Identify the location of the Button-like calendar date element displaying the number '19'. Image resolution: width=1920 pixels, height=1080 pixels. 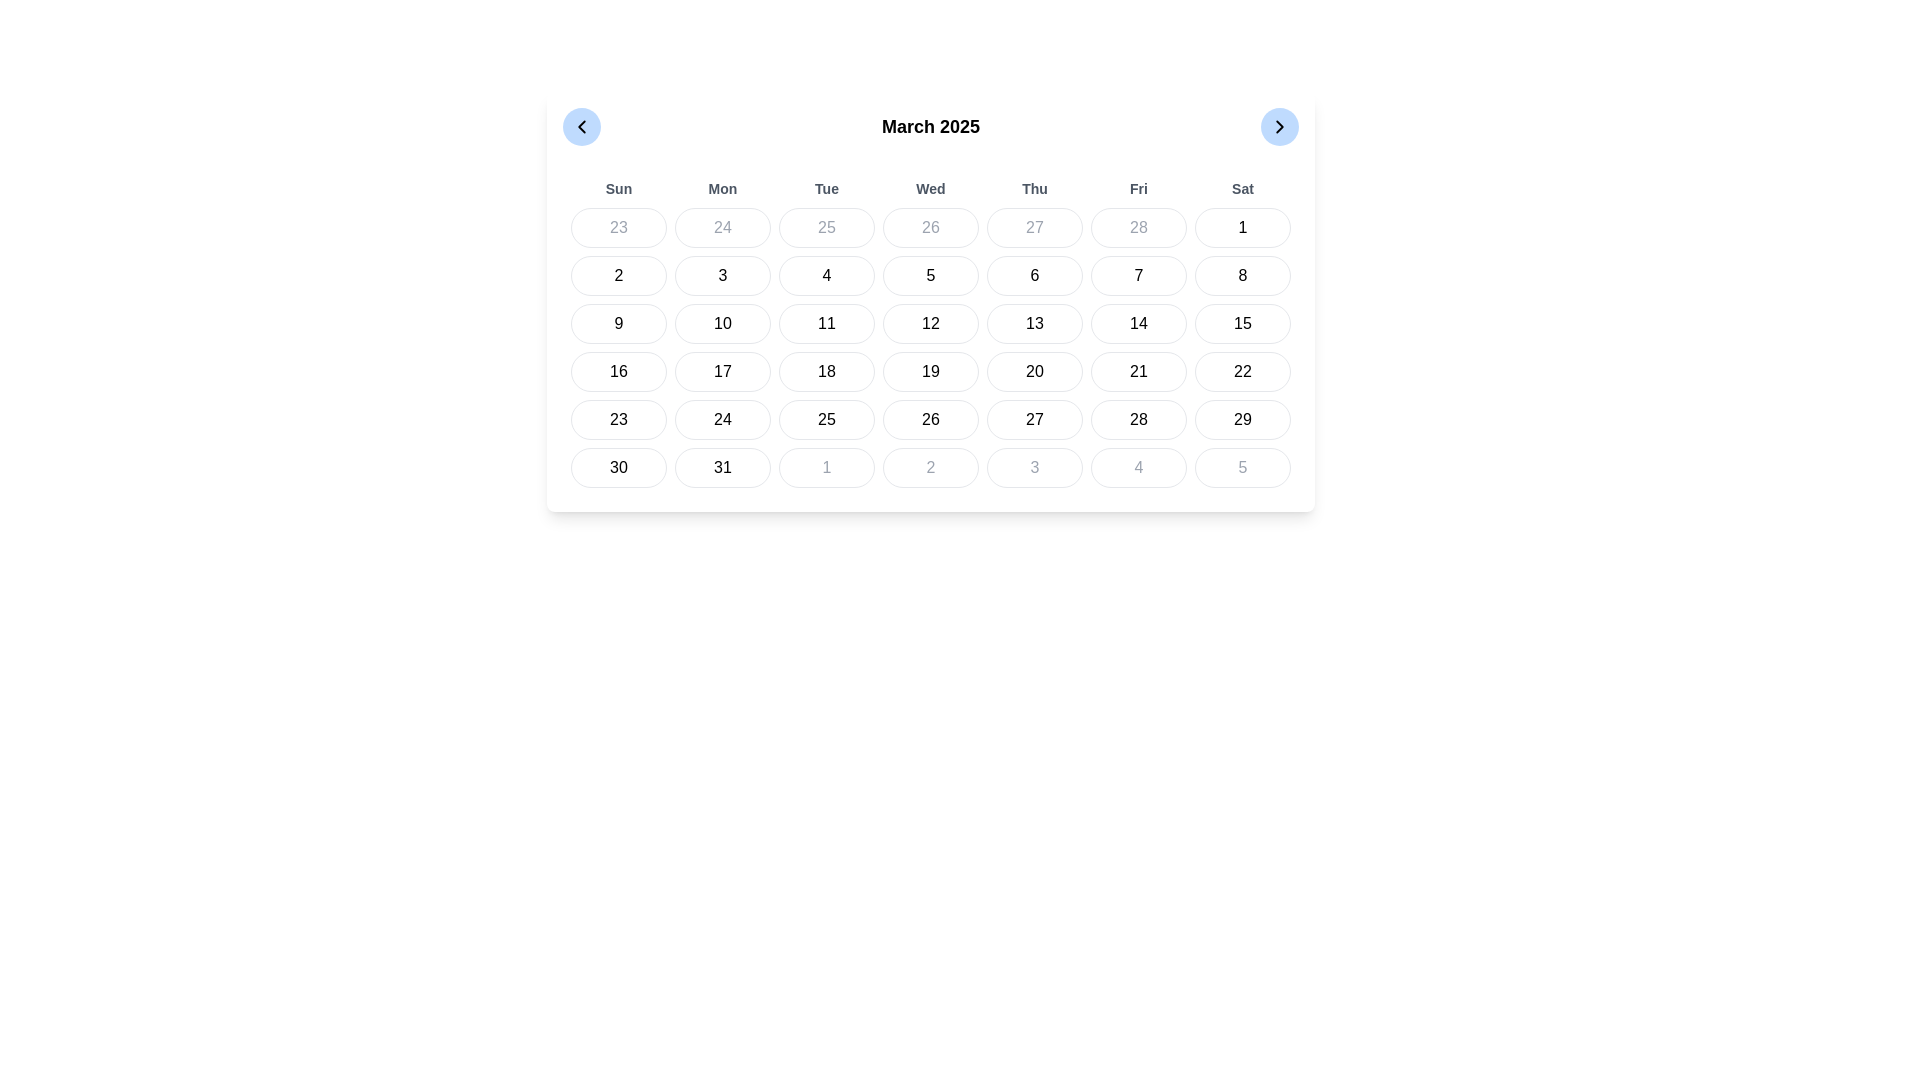
(930, 371).